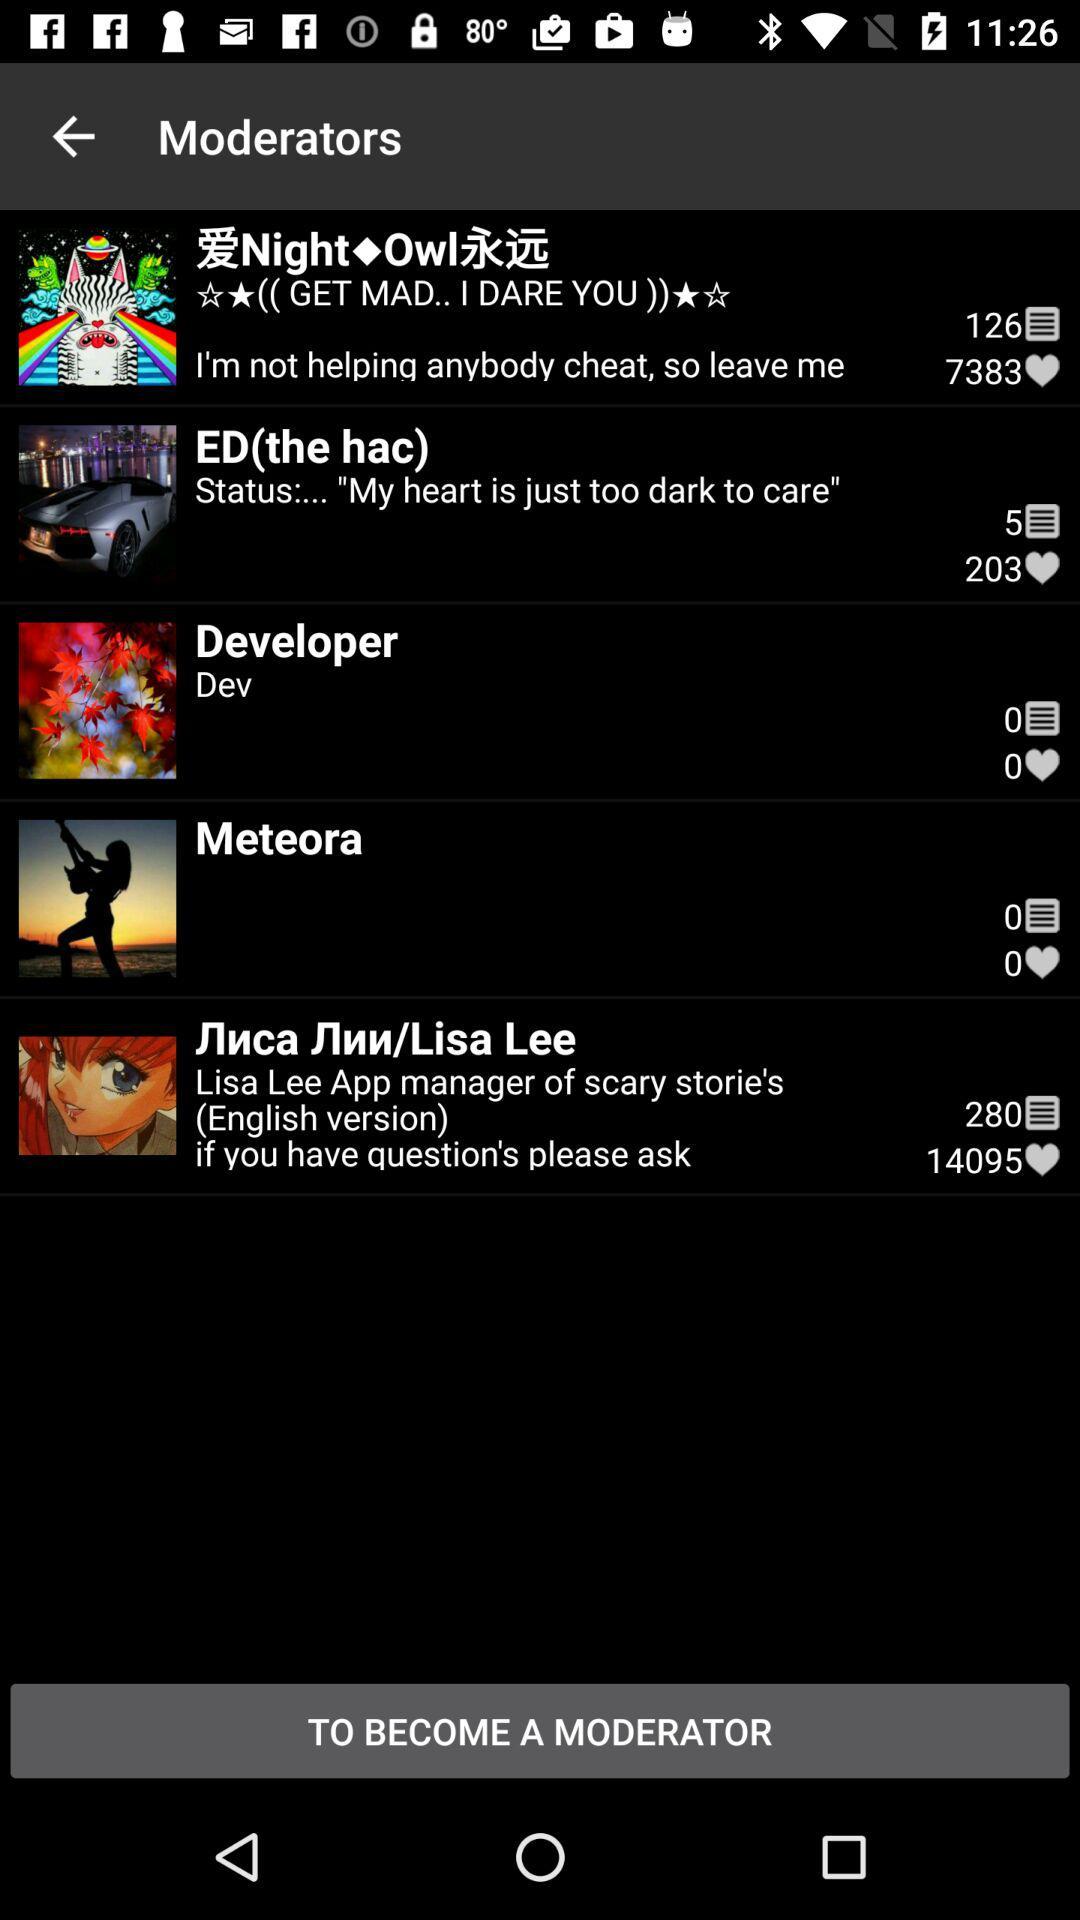 Image resolution: width=1080 pixels, height=1920 pixels. What do you see at coordinates (973, 1159) in the screenshot?
I see `14095 item` at bounding box center [973, 1159].